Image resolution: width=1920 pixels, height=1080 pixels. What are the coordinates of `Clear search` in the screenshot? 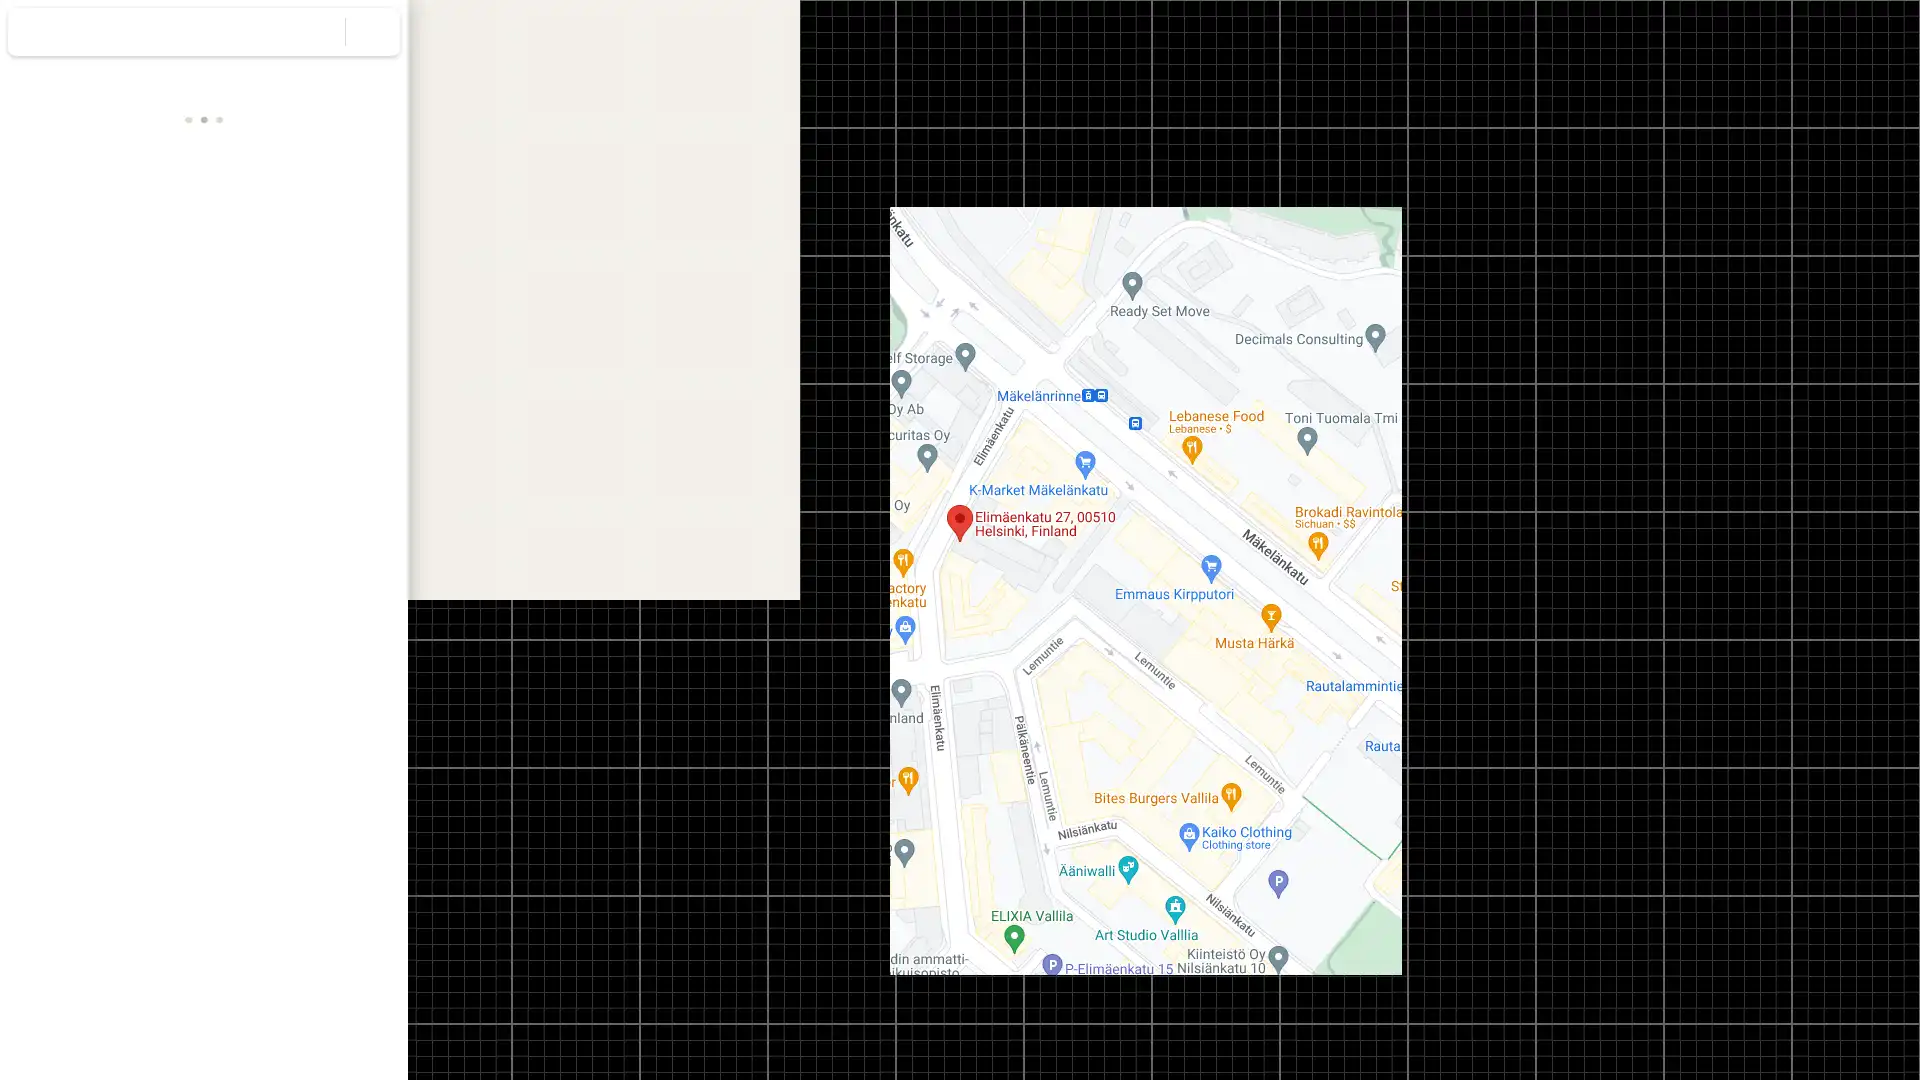 It's located at (373, 31).